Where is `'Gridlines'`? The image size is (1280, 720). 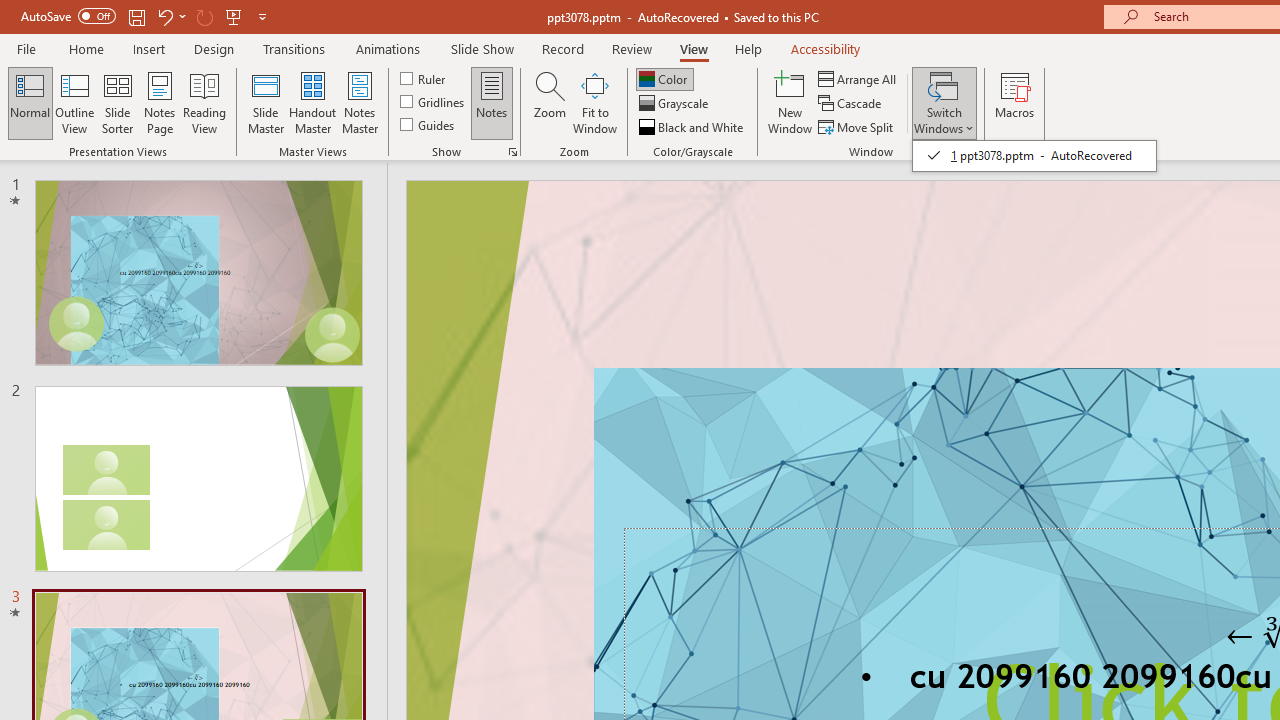 'Gridlines' is located at coordinates (432, 101).